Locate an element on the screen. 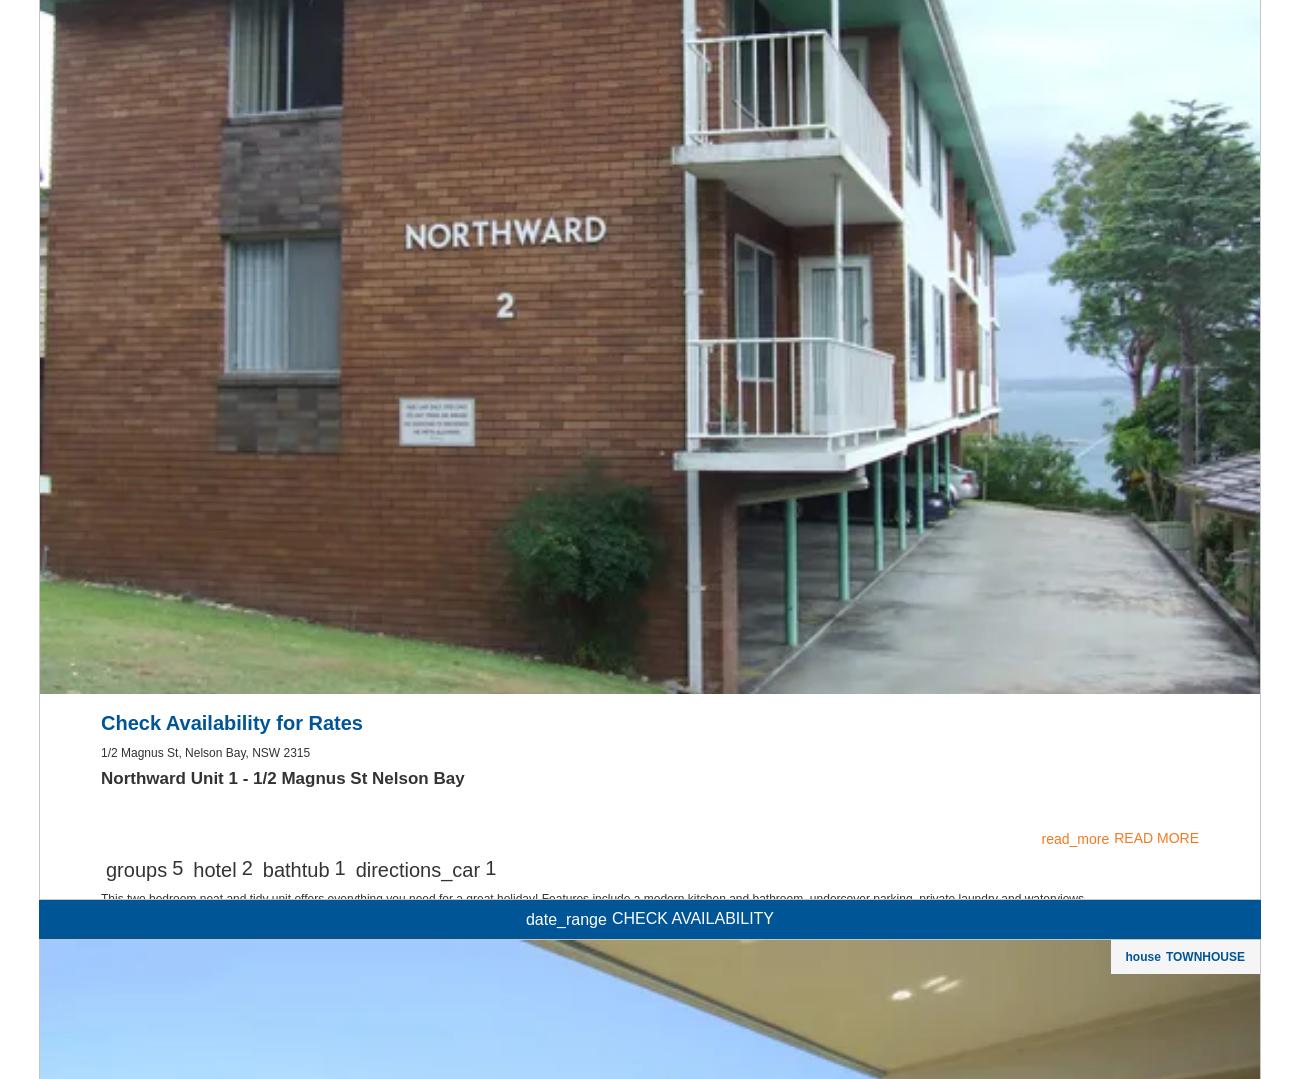 Image resolution: width=1300 pixels, height=1079 pixels. 'smoke_free' is located at coordinates (649, 307).